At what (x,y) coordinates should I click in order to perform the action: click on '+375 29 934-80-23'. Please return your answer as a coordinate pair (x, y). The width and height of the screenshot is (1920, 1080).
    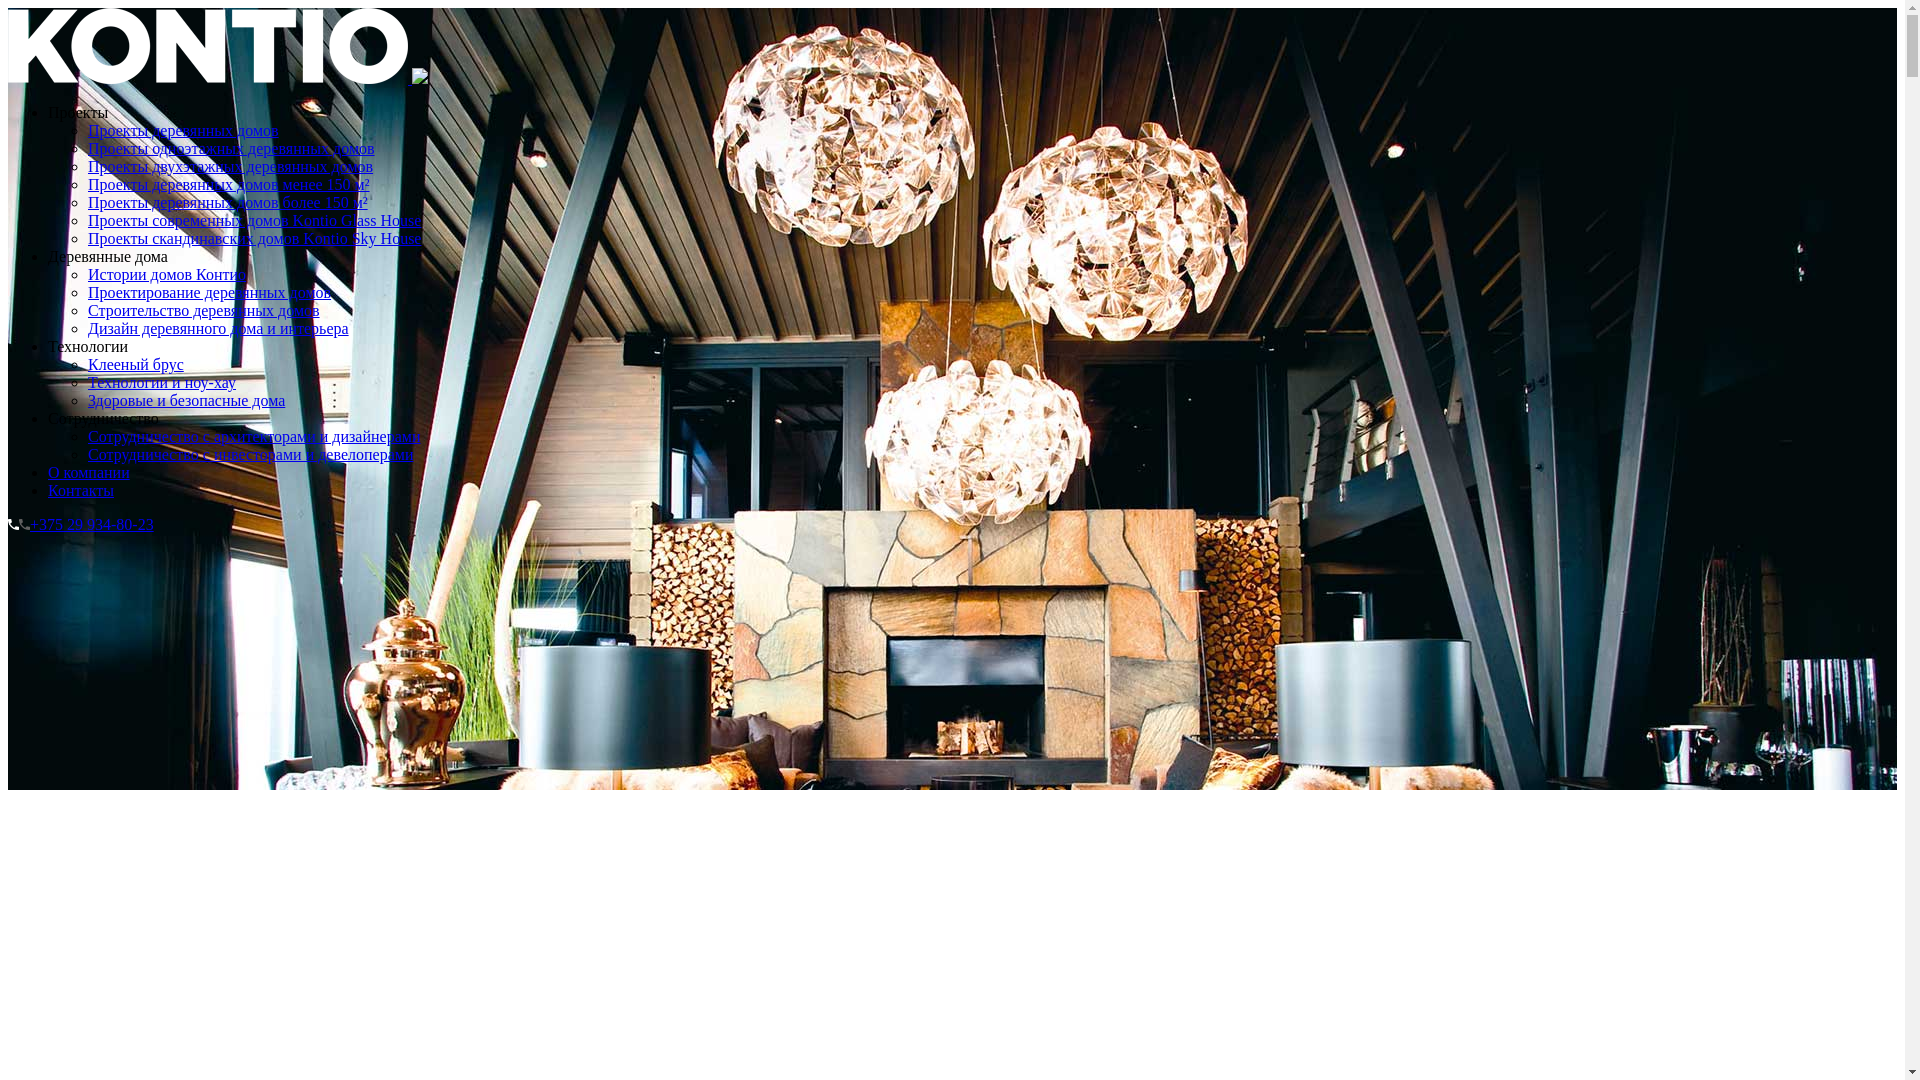
    Looking at the image, I should click on (80, 523).